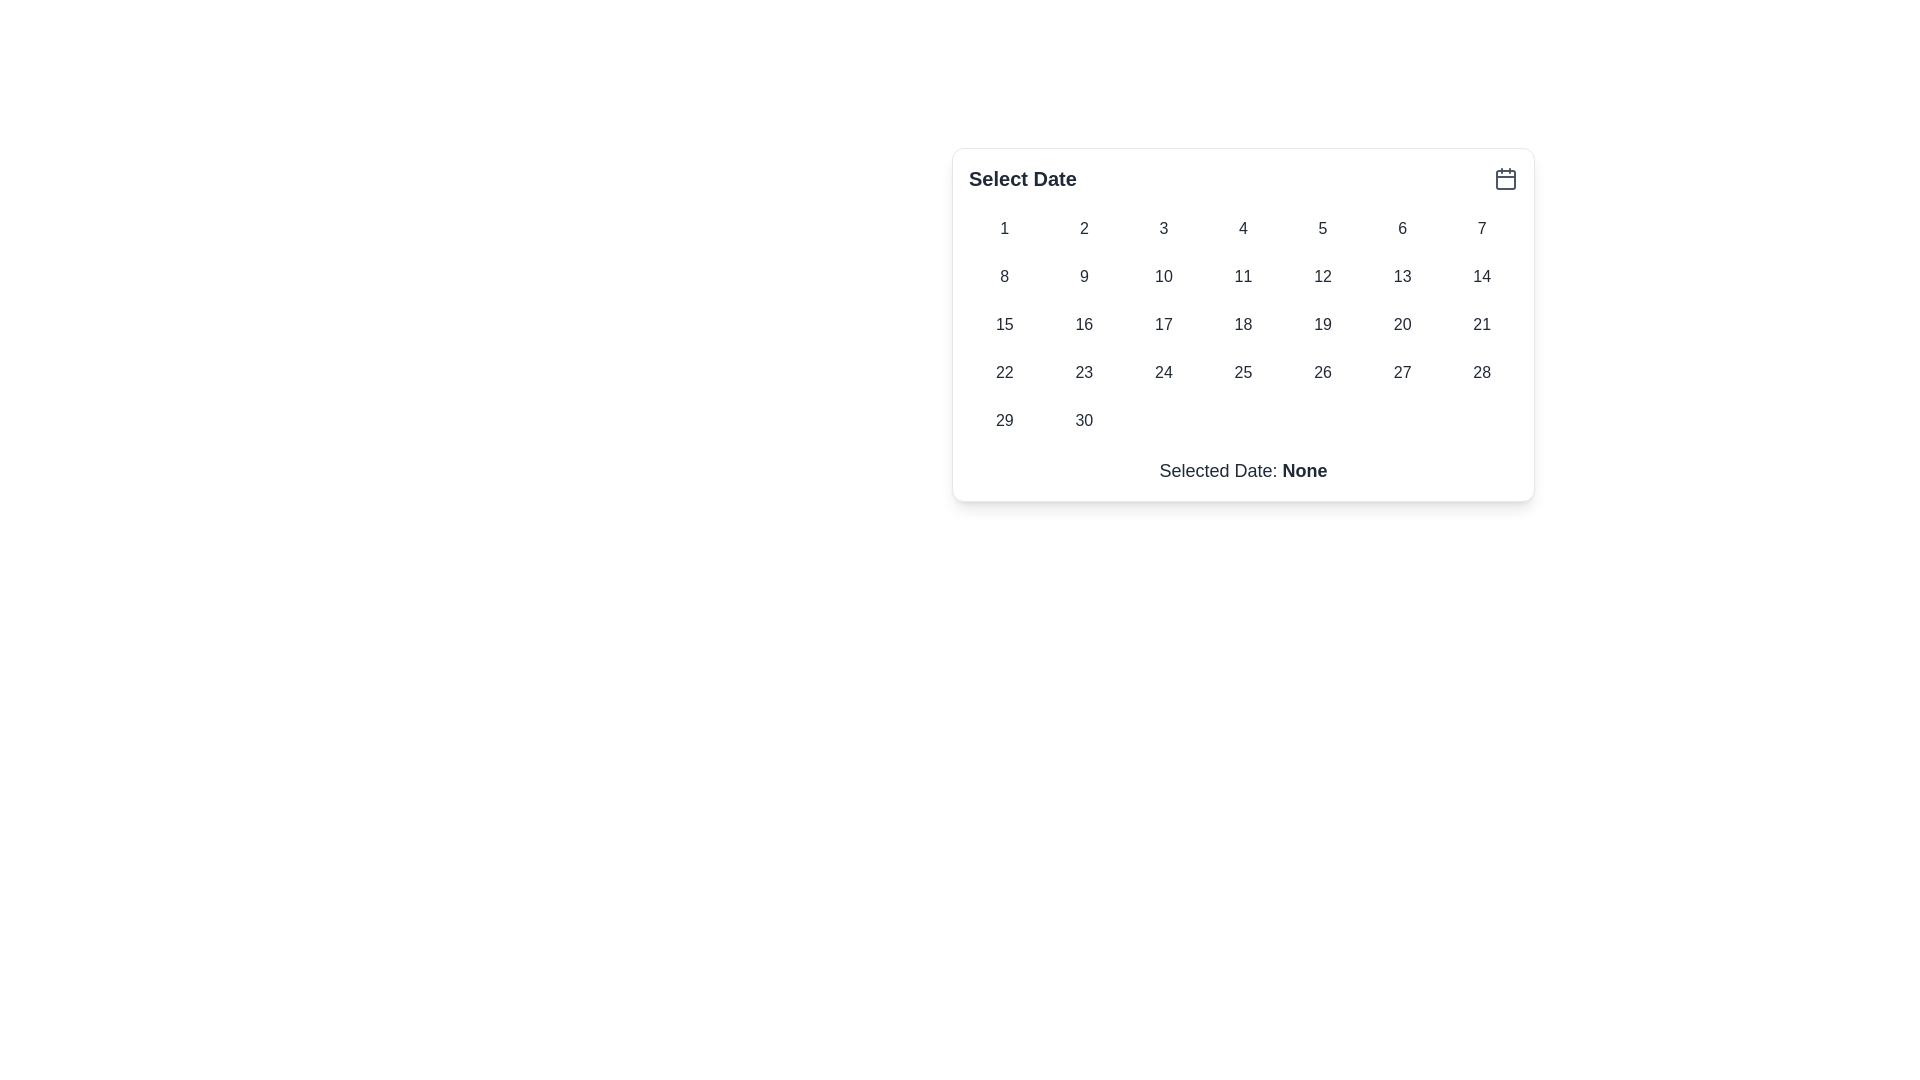 This screenshot has width=1920, height=1080. Describe the element at coordinates (1242, 227) in the screenshot. I see `the date selection button for the date '4' located in the first row, fourth column of the calendar grid` at that location.